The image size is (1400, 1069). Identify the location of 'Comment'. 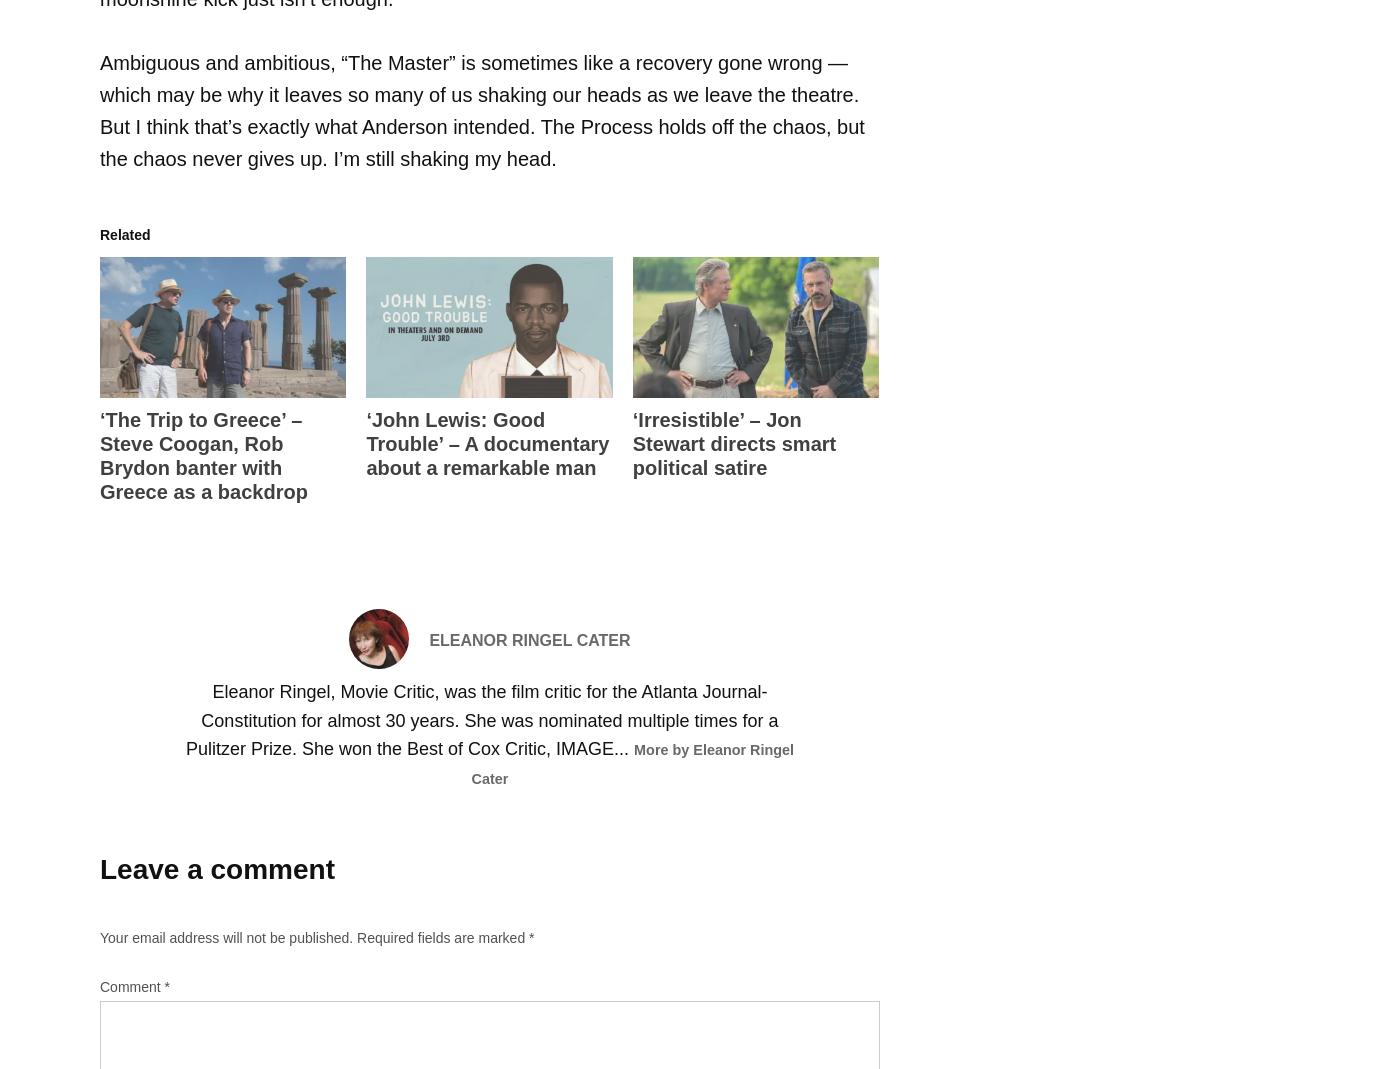
(132, 987).